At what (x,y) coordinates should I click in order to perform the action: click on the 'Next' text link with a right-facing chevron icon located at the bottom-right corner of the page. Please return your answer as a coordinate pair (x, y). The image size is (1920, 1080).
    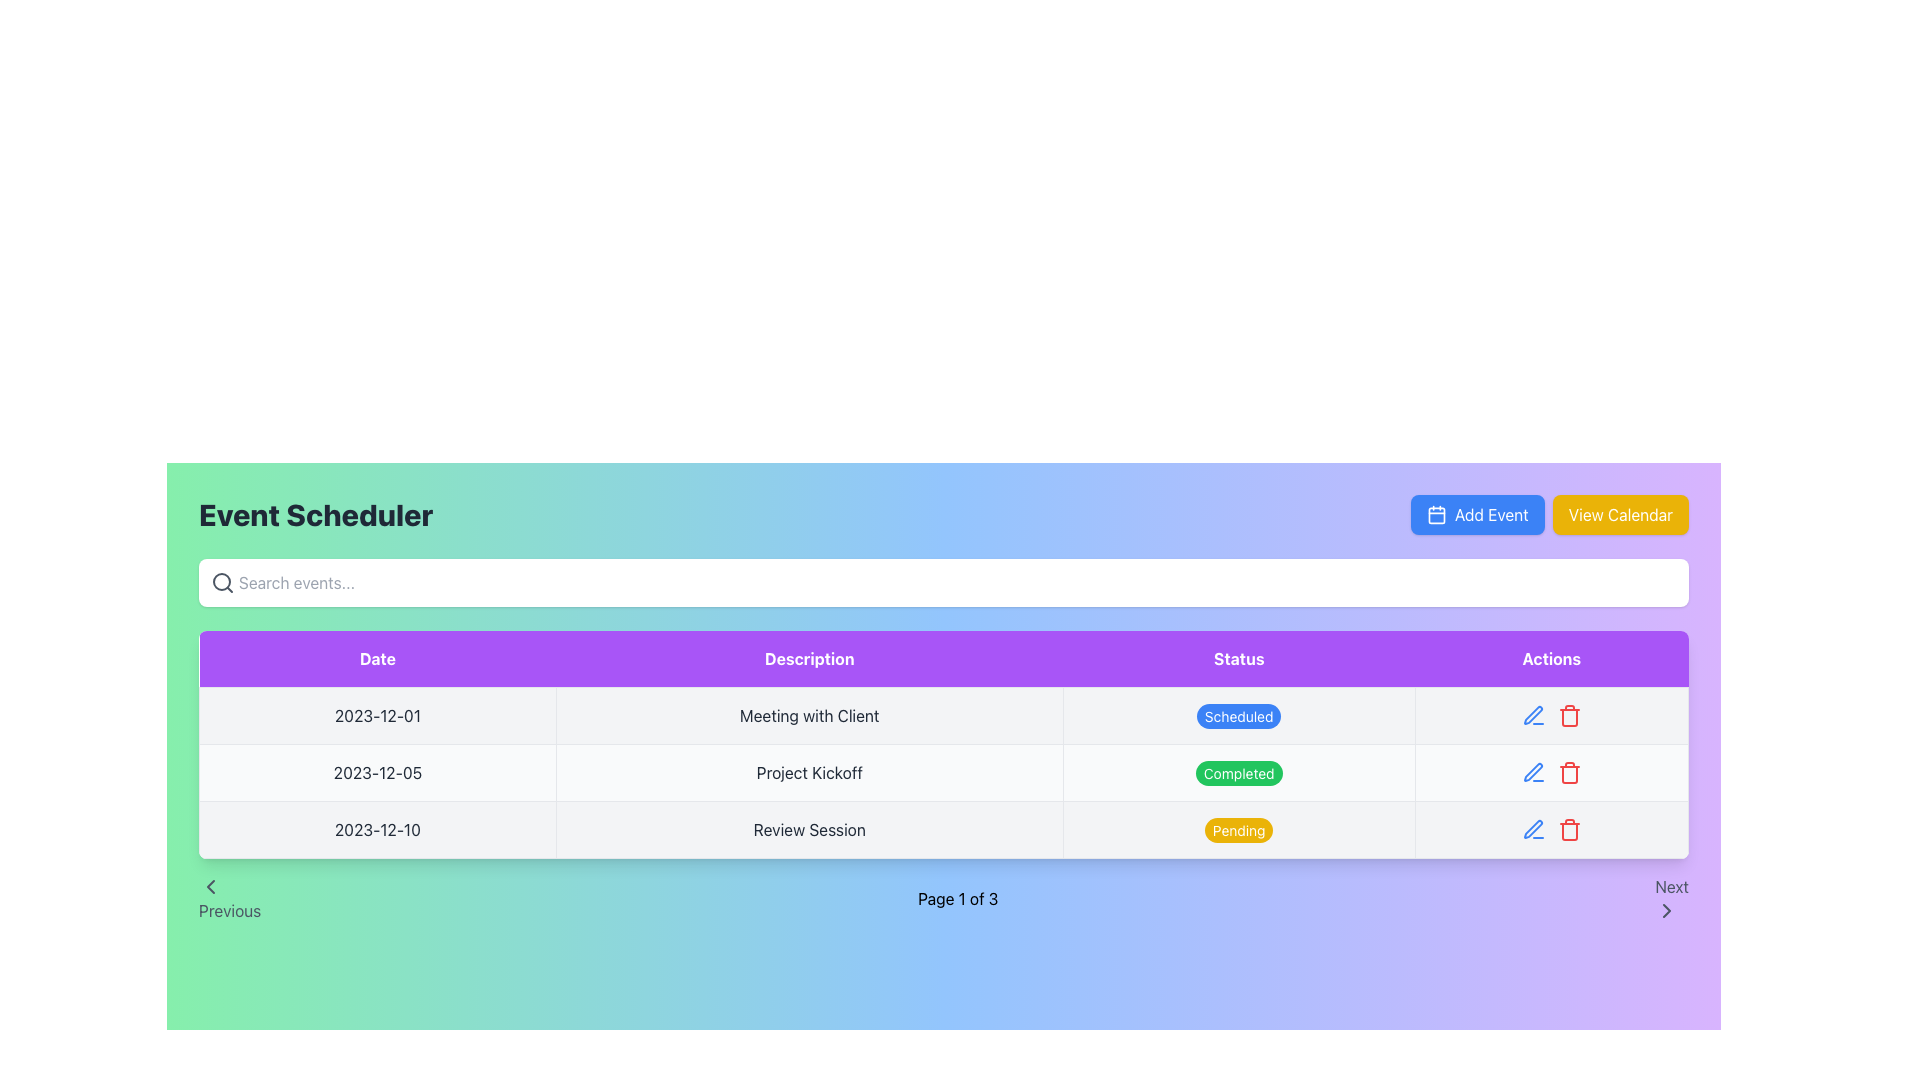
    Looking at the image, I should click on (1671, 897).